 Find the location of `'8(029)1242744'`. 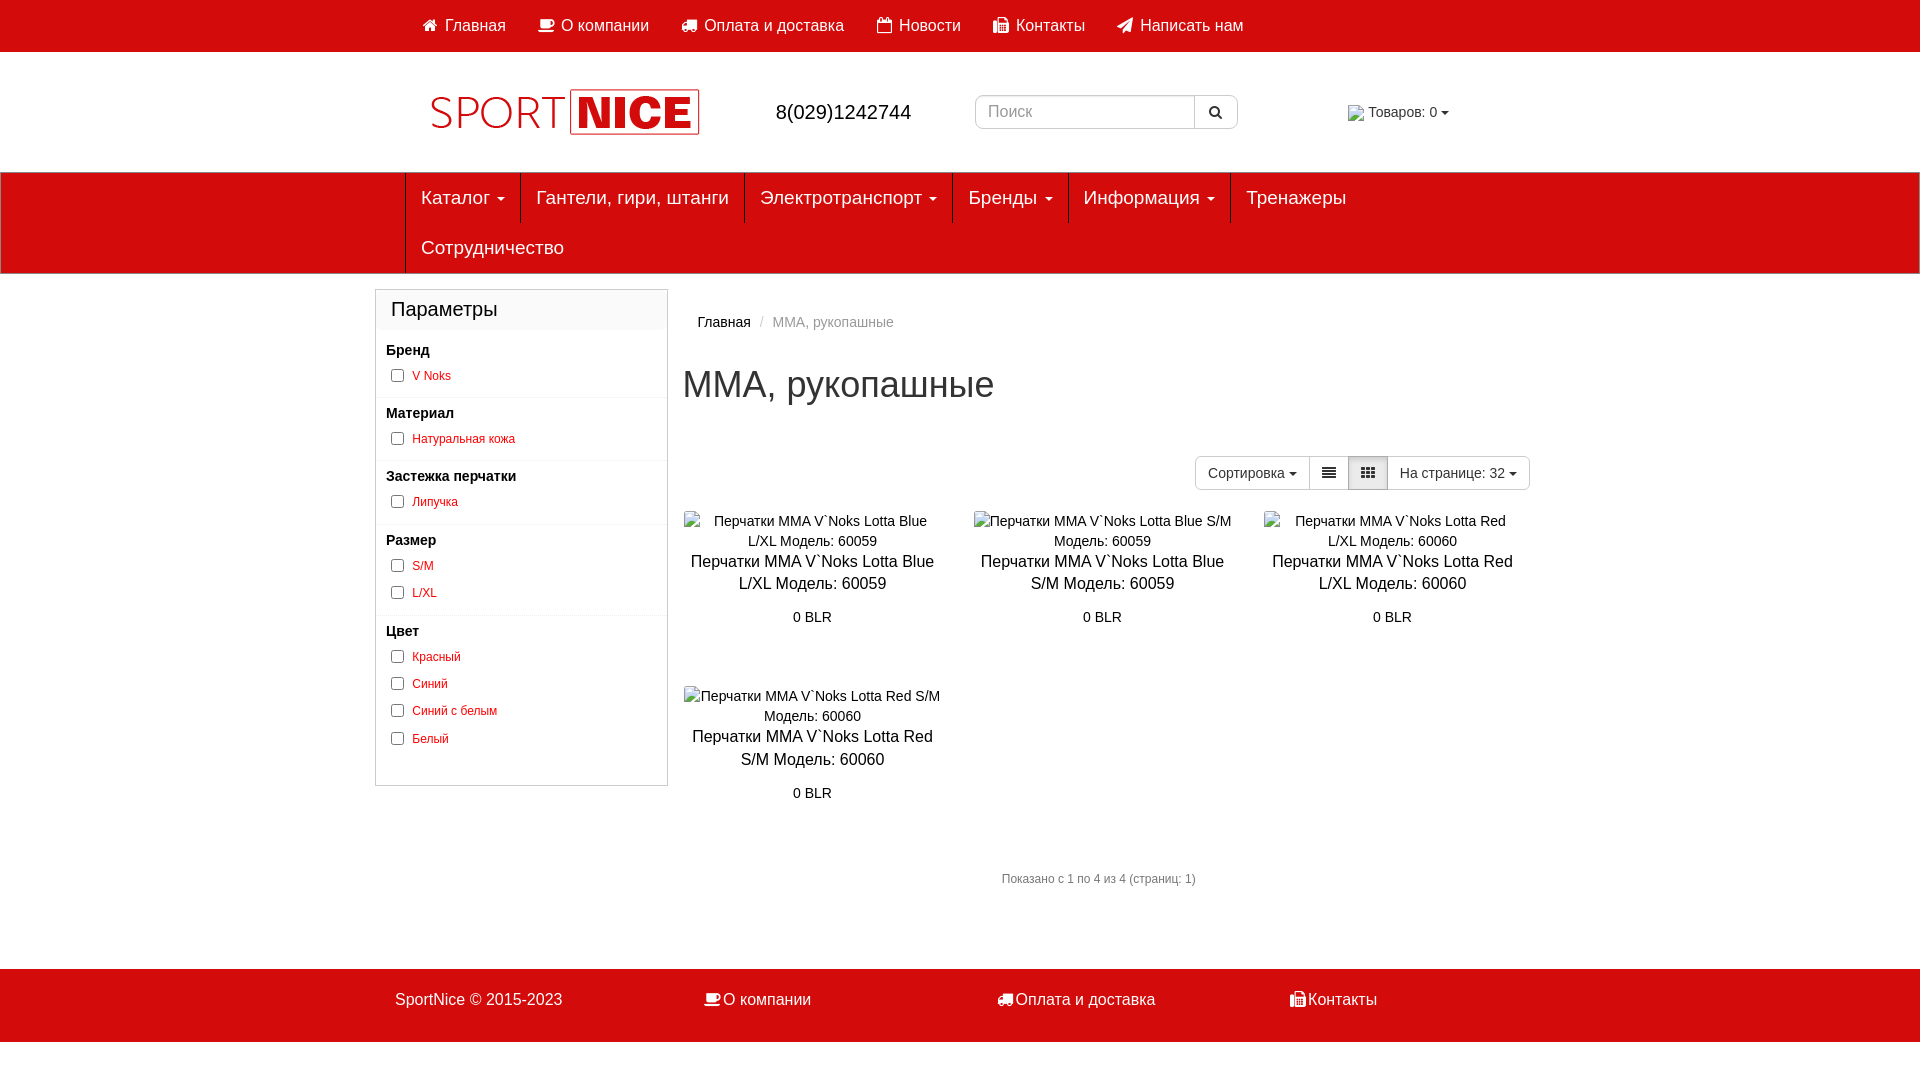

'8(029)1242744' is located at coordinates (844, 111).